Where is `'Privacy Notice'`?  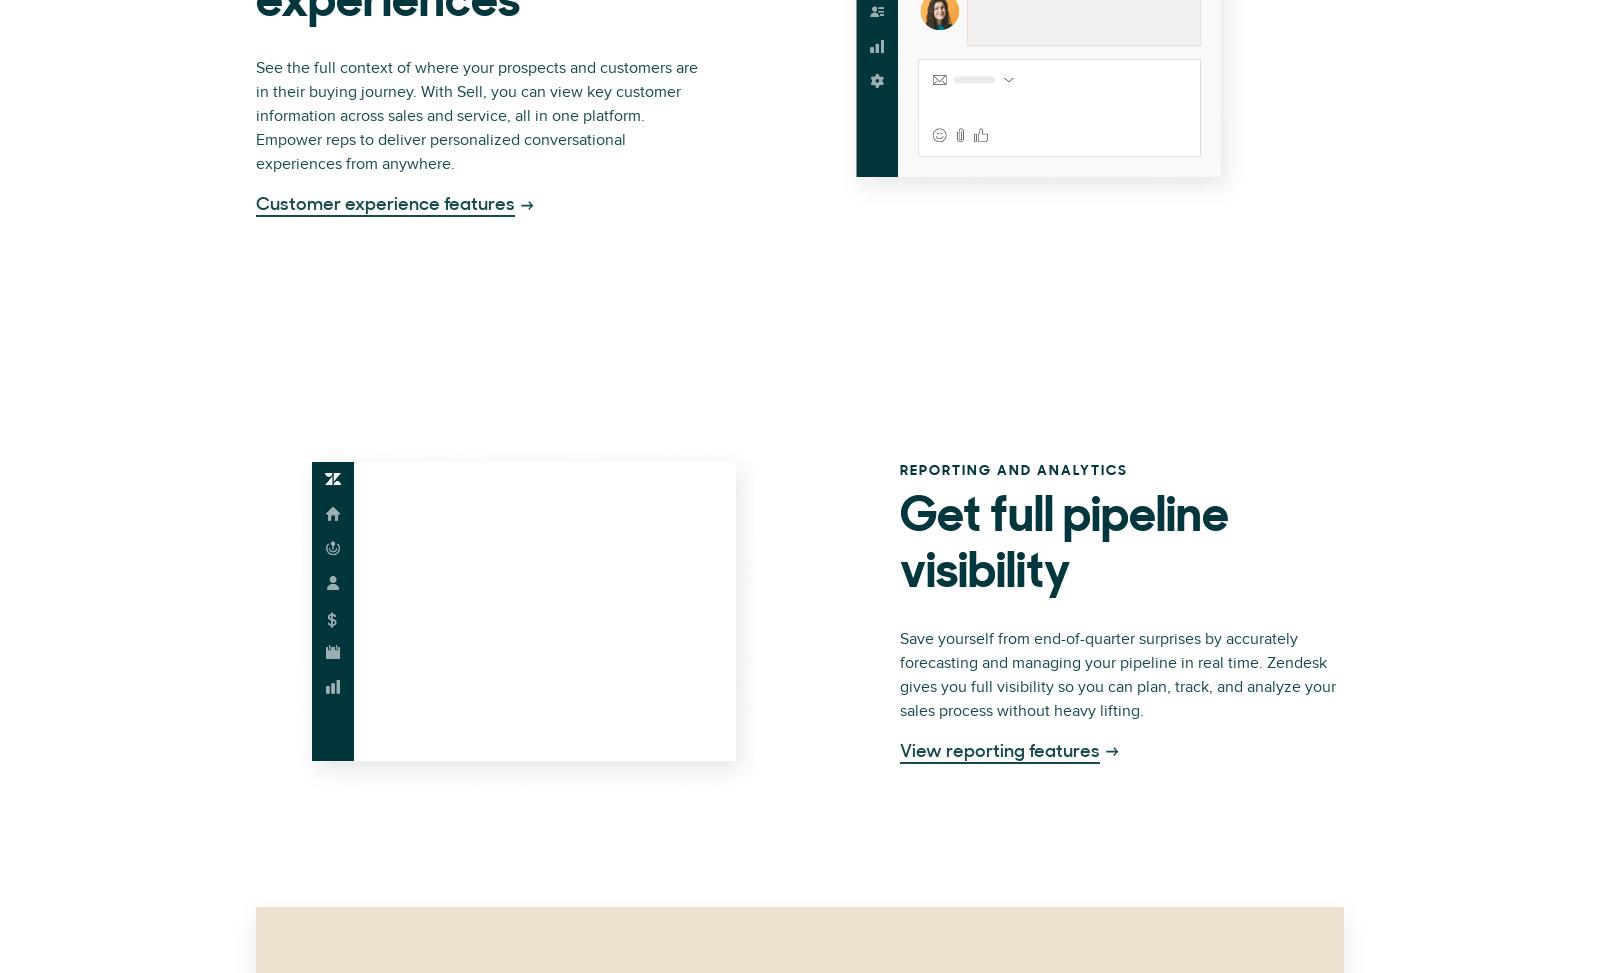 'Privacy Notice' is located at coordinates (376, 613).